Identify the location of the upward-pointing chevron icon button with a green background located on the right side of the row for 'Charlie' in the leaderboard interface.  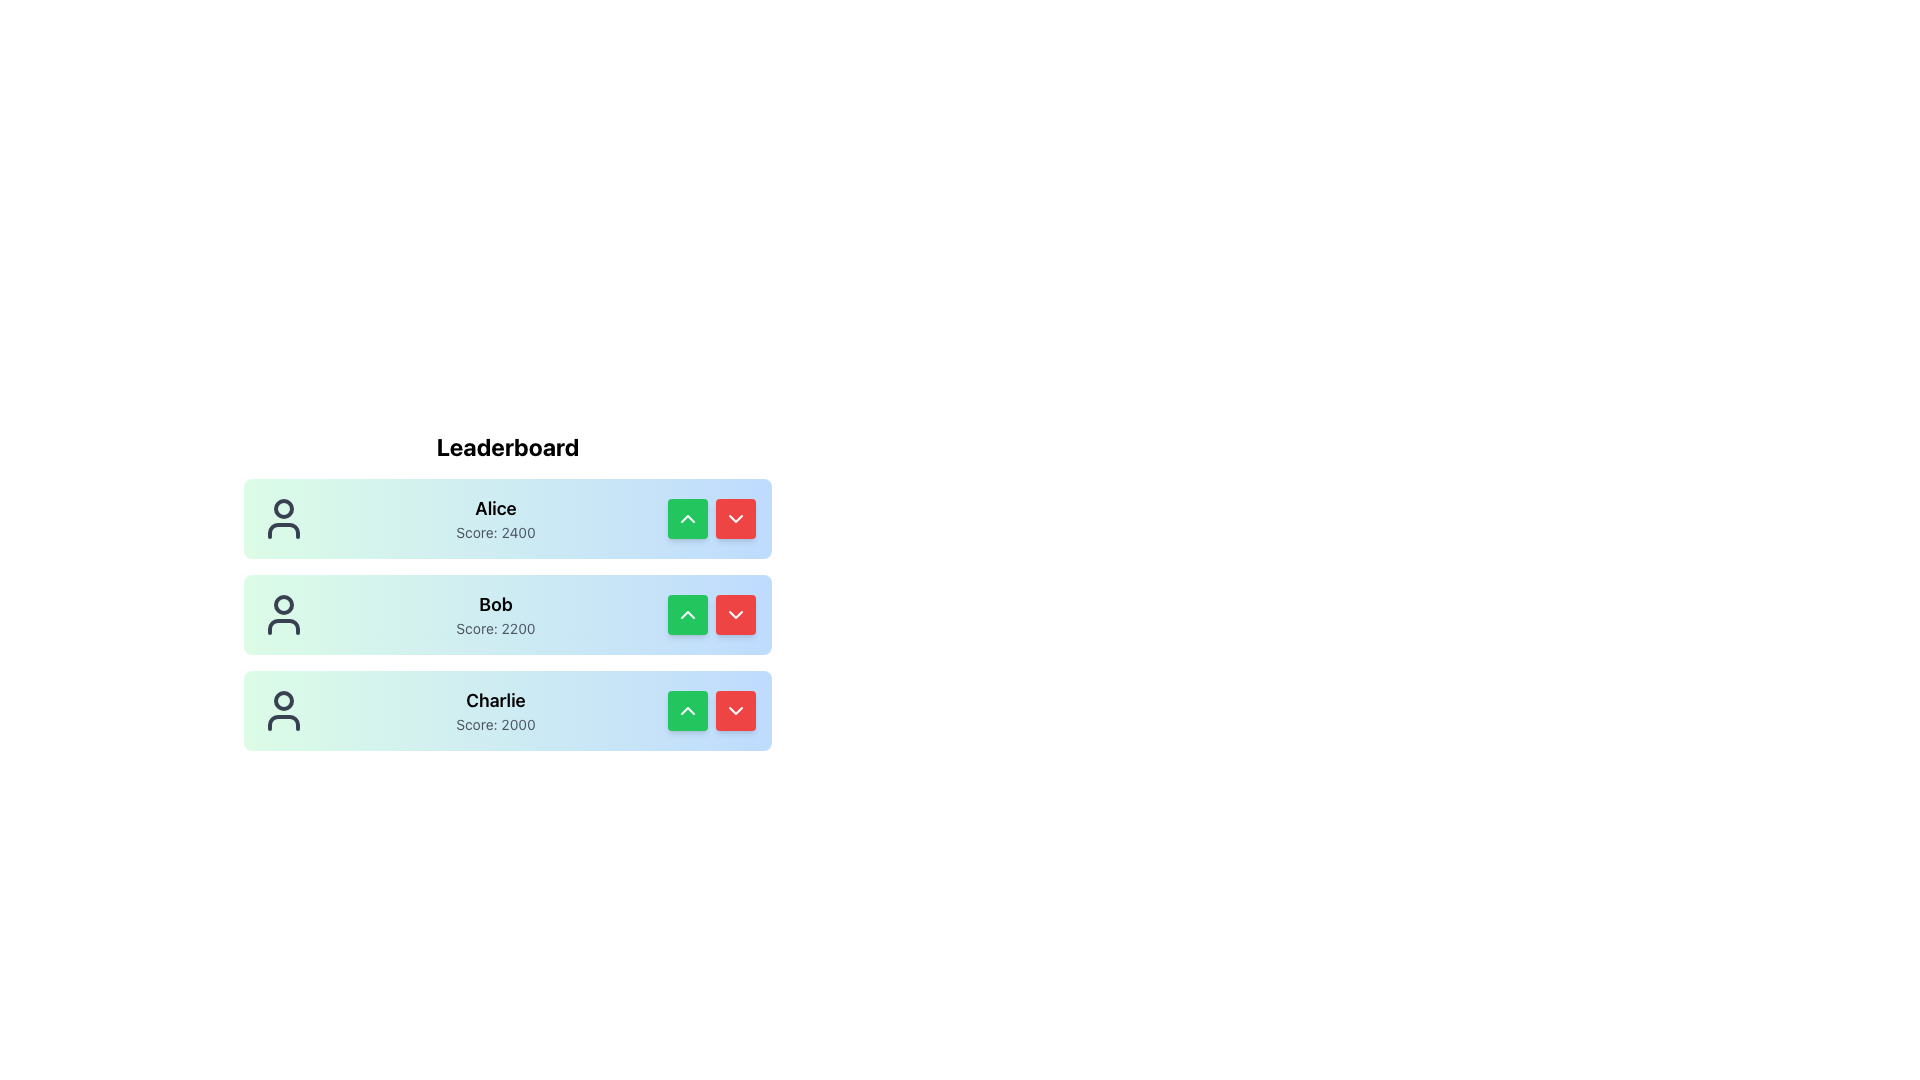
(687, 709).